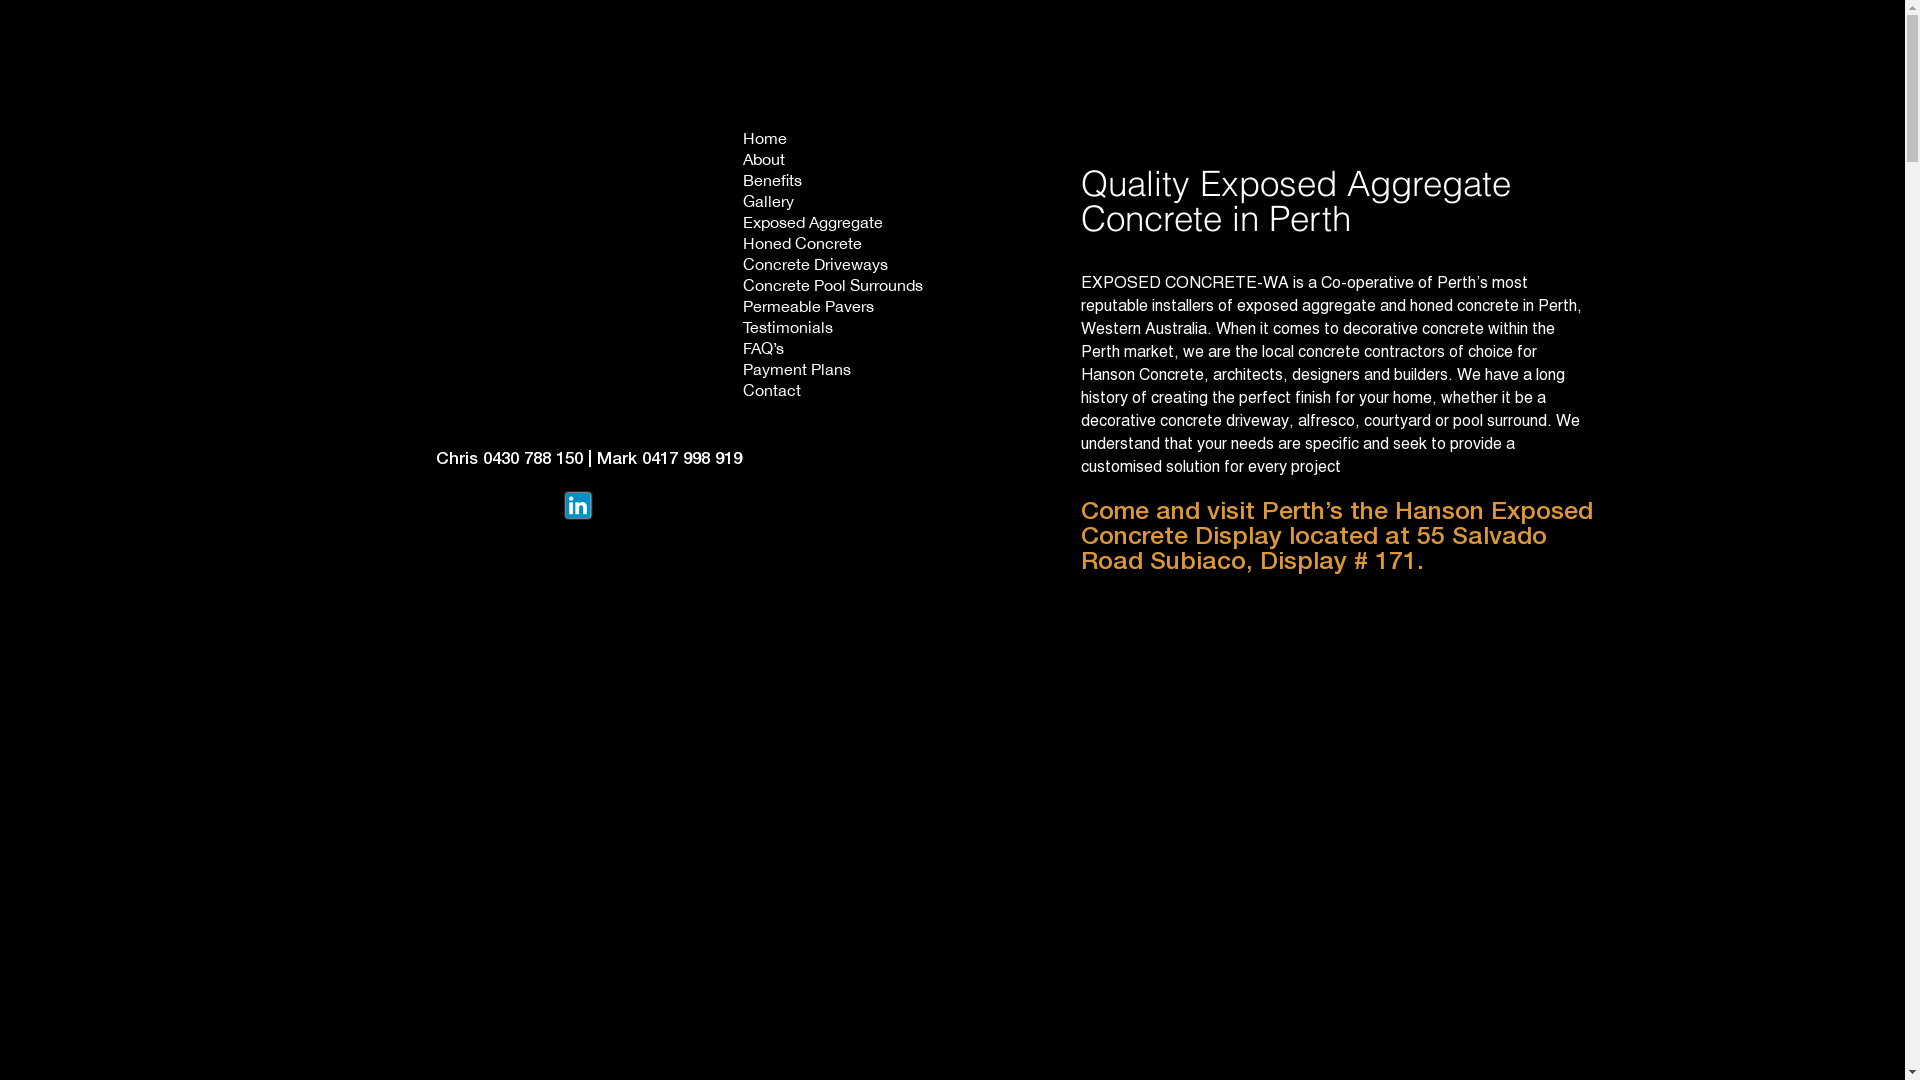 Image resolution: width=1920 pixels, height=1080 pixels. What do you see at coordinates (833, 244) in the screenshot?
I see `'Honed Concrete'` at bounding box center [833, 244].